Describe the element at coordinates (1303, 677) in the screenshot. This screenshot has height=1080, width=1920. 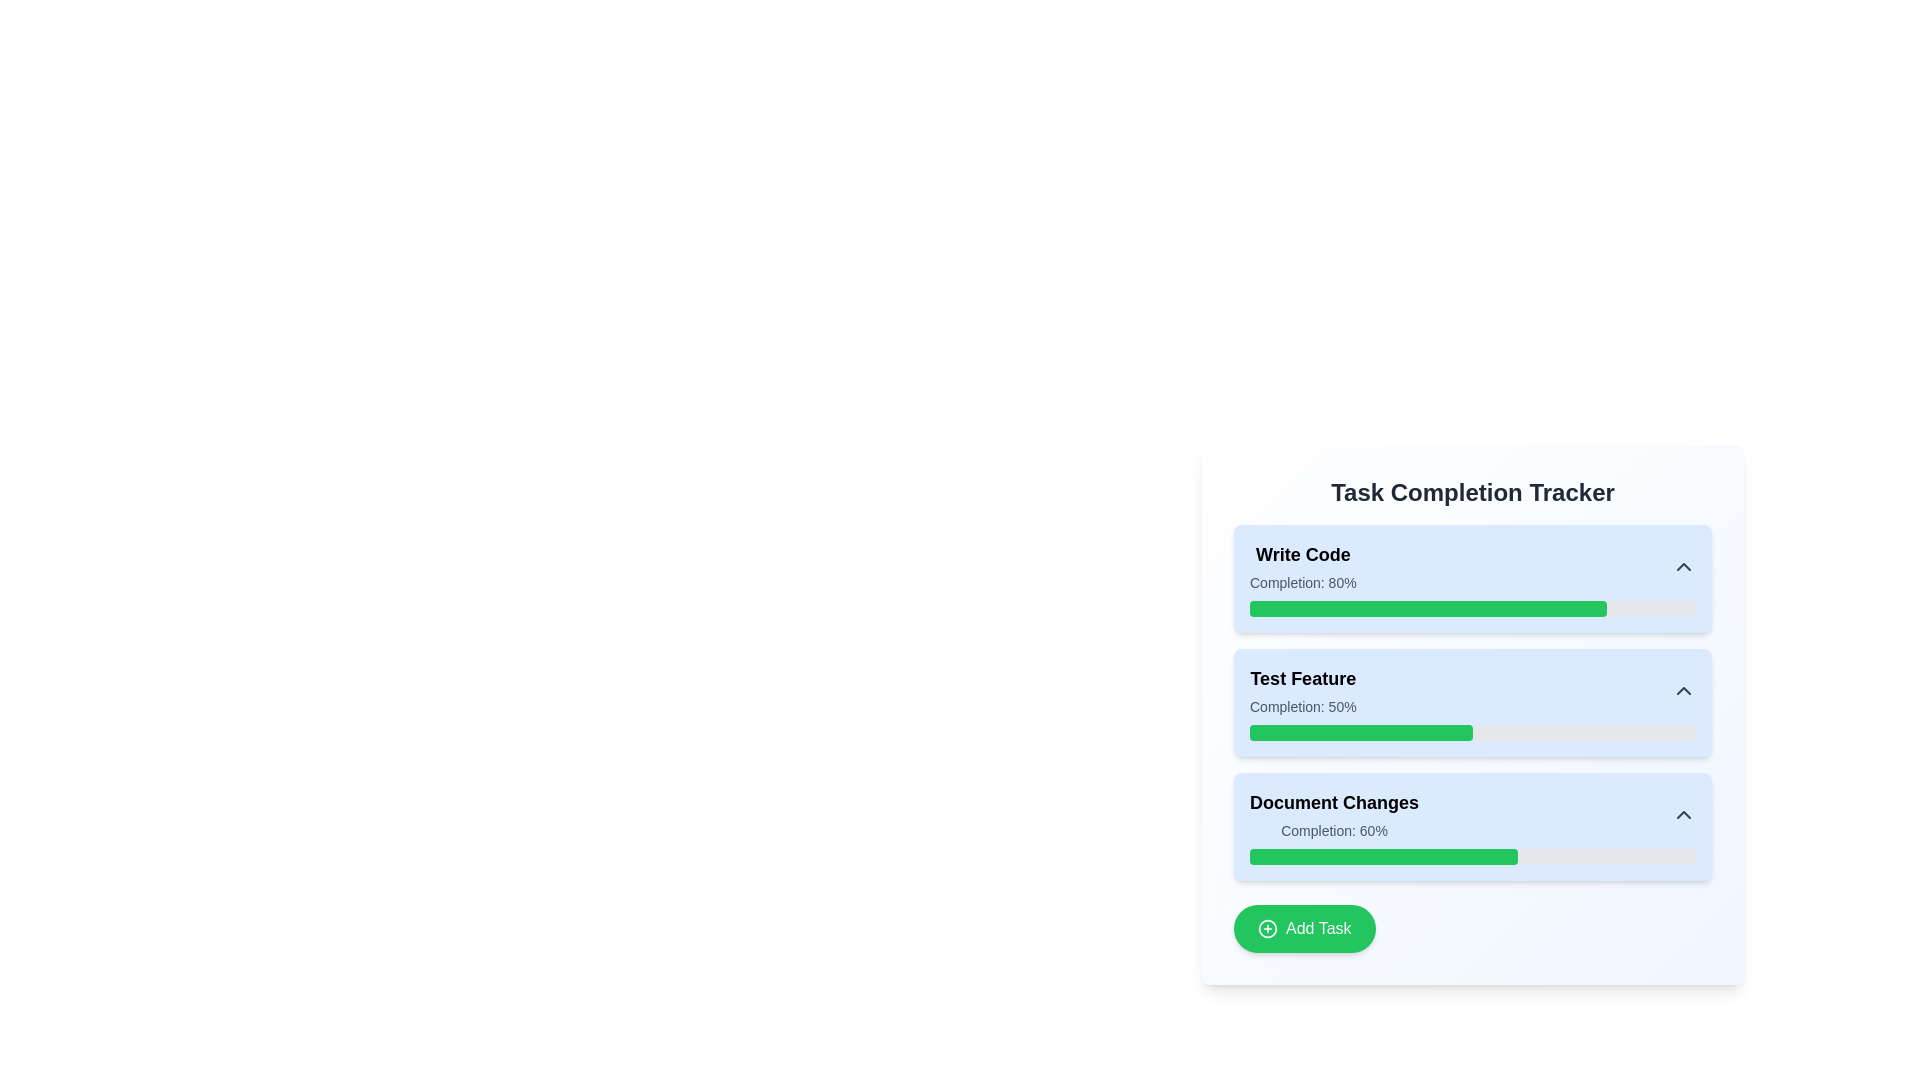
I see `the label displaying the task name in the 'Task Completion Tracker' section` at that location.